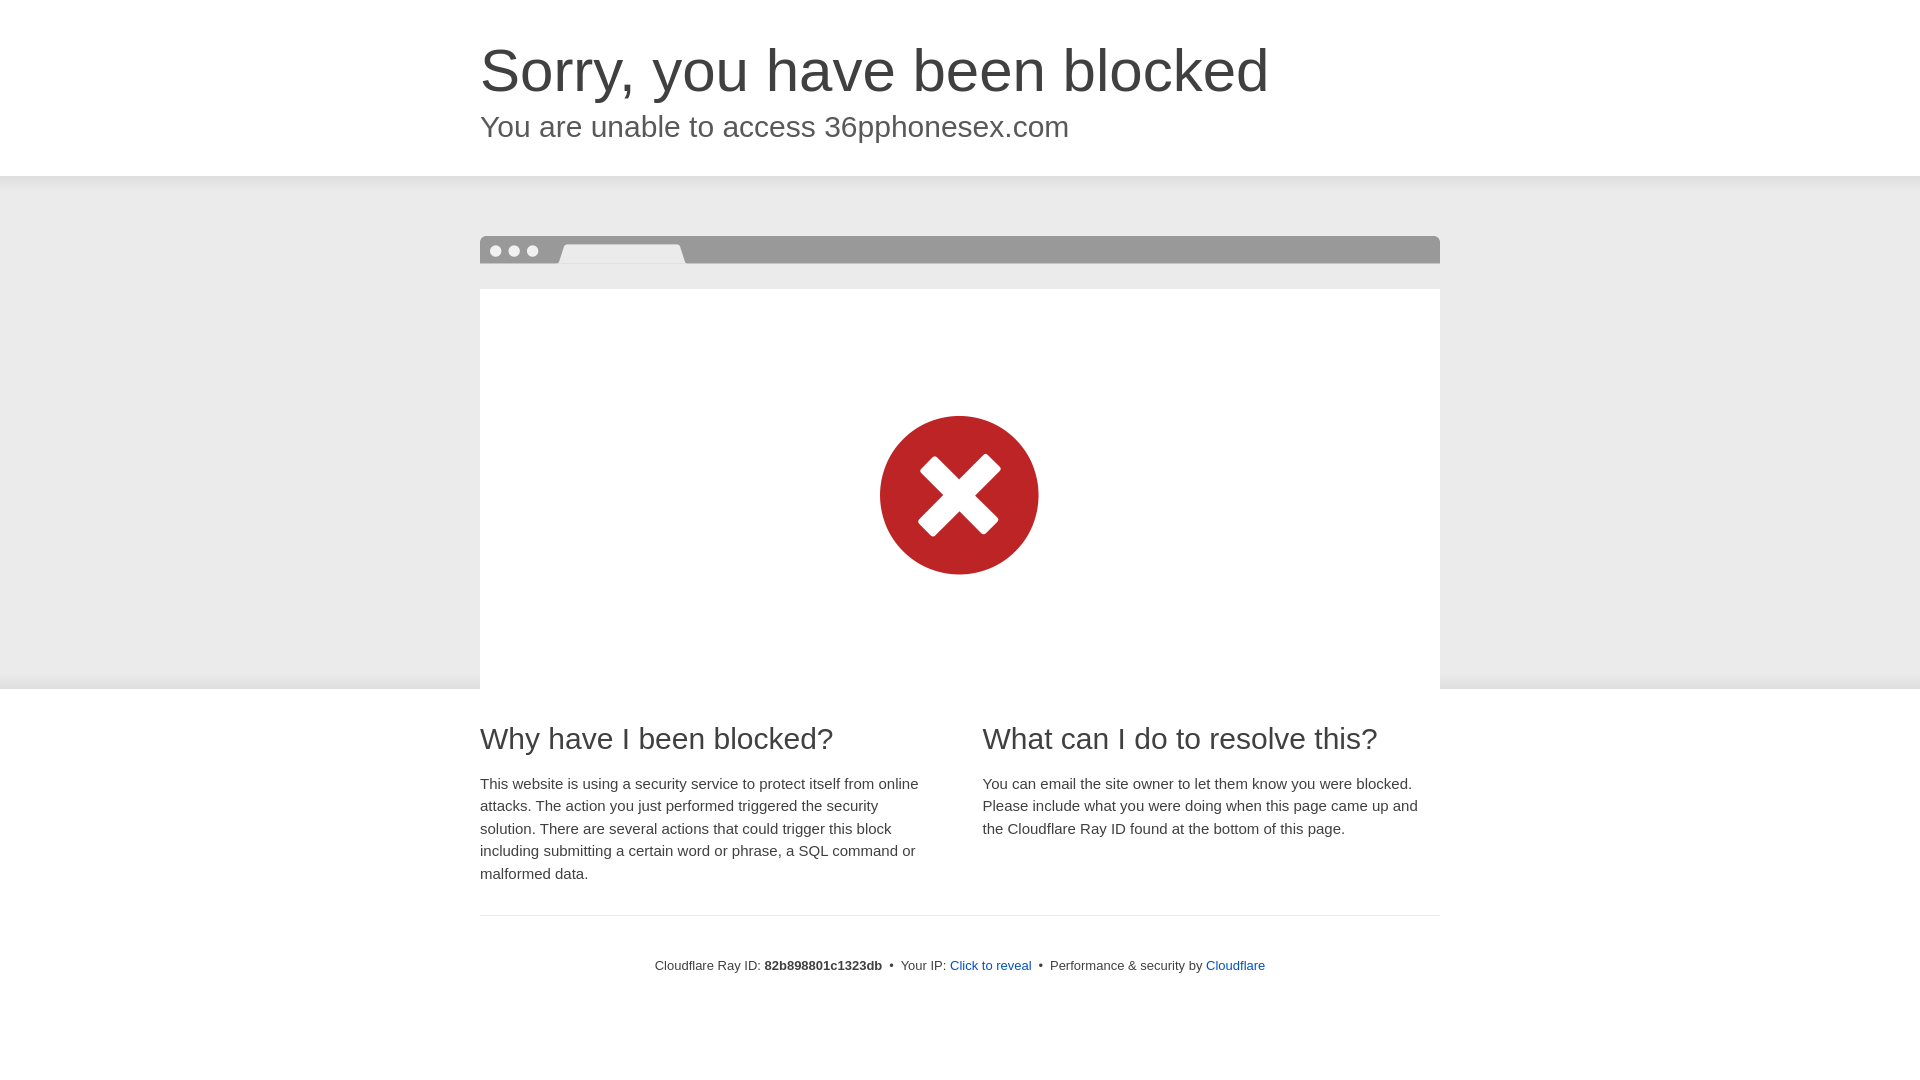 This screenshot has width=1920, height=1080. Describe the element at coordinates (949, 964) in the screenshot. I see `'Click to reveal'` at that location.